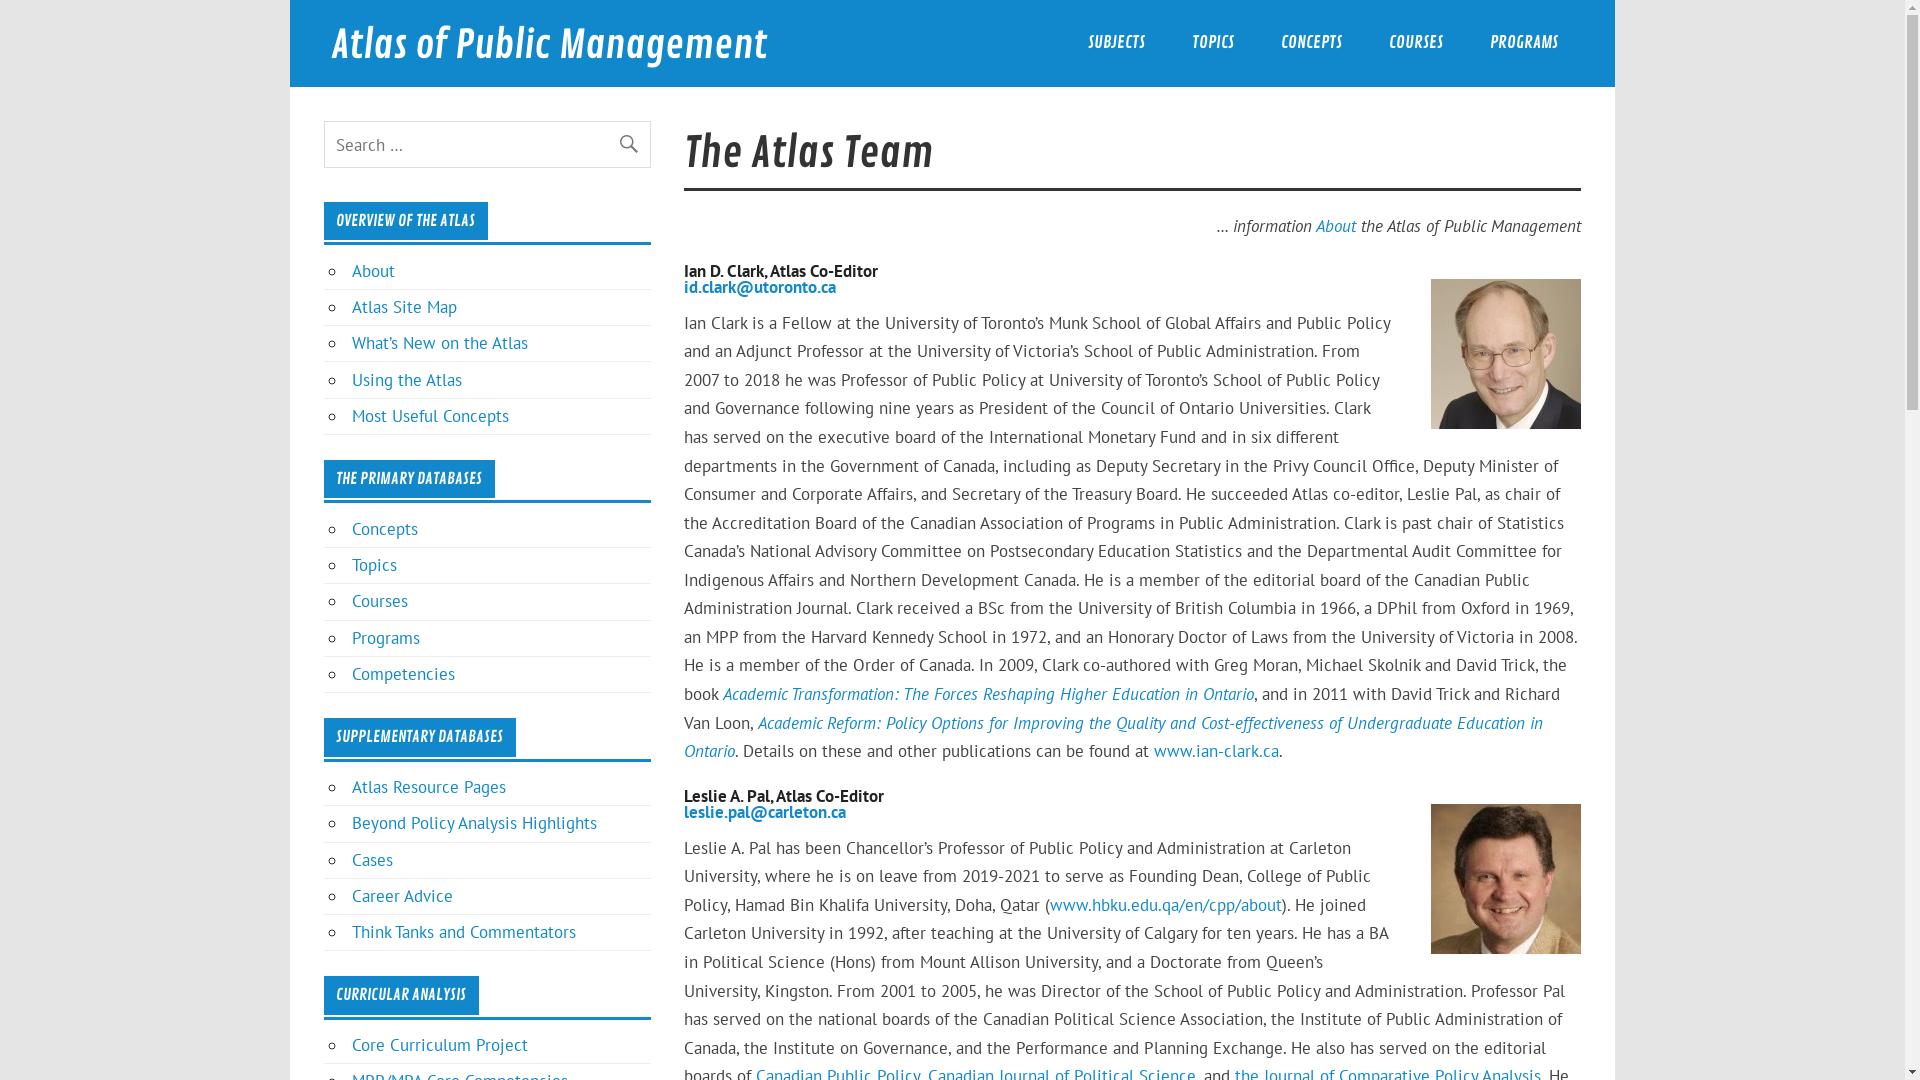 The image size is (1920, 1080). Describe the element at coordinates (758, 286) in the screenshot. I see `'id.clark@utoronto.ca'` at that location.